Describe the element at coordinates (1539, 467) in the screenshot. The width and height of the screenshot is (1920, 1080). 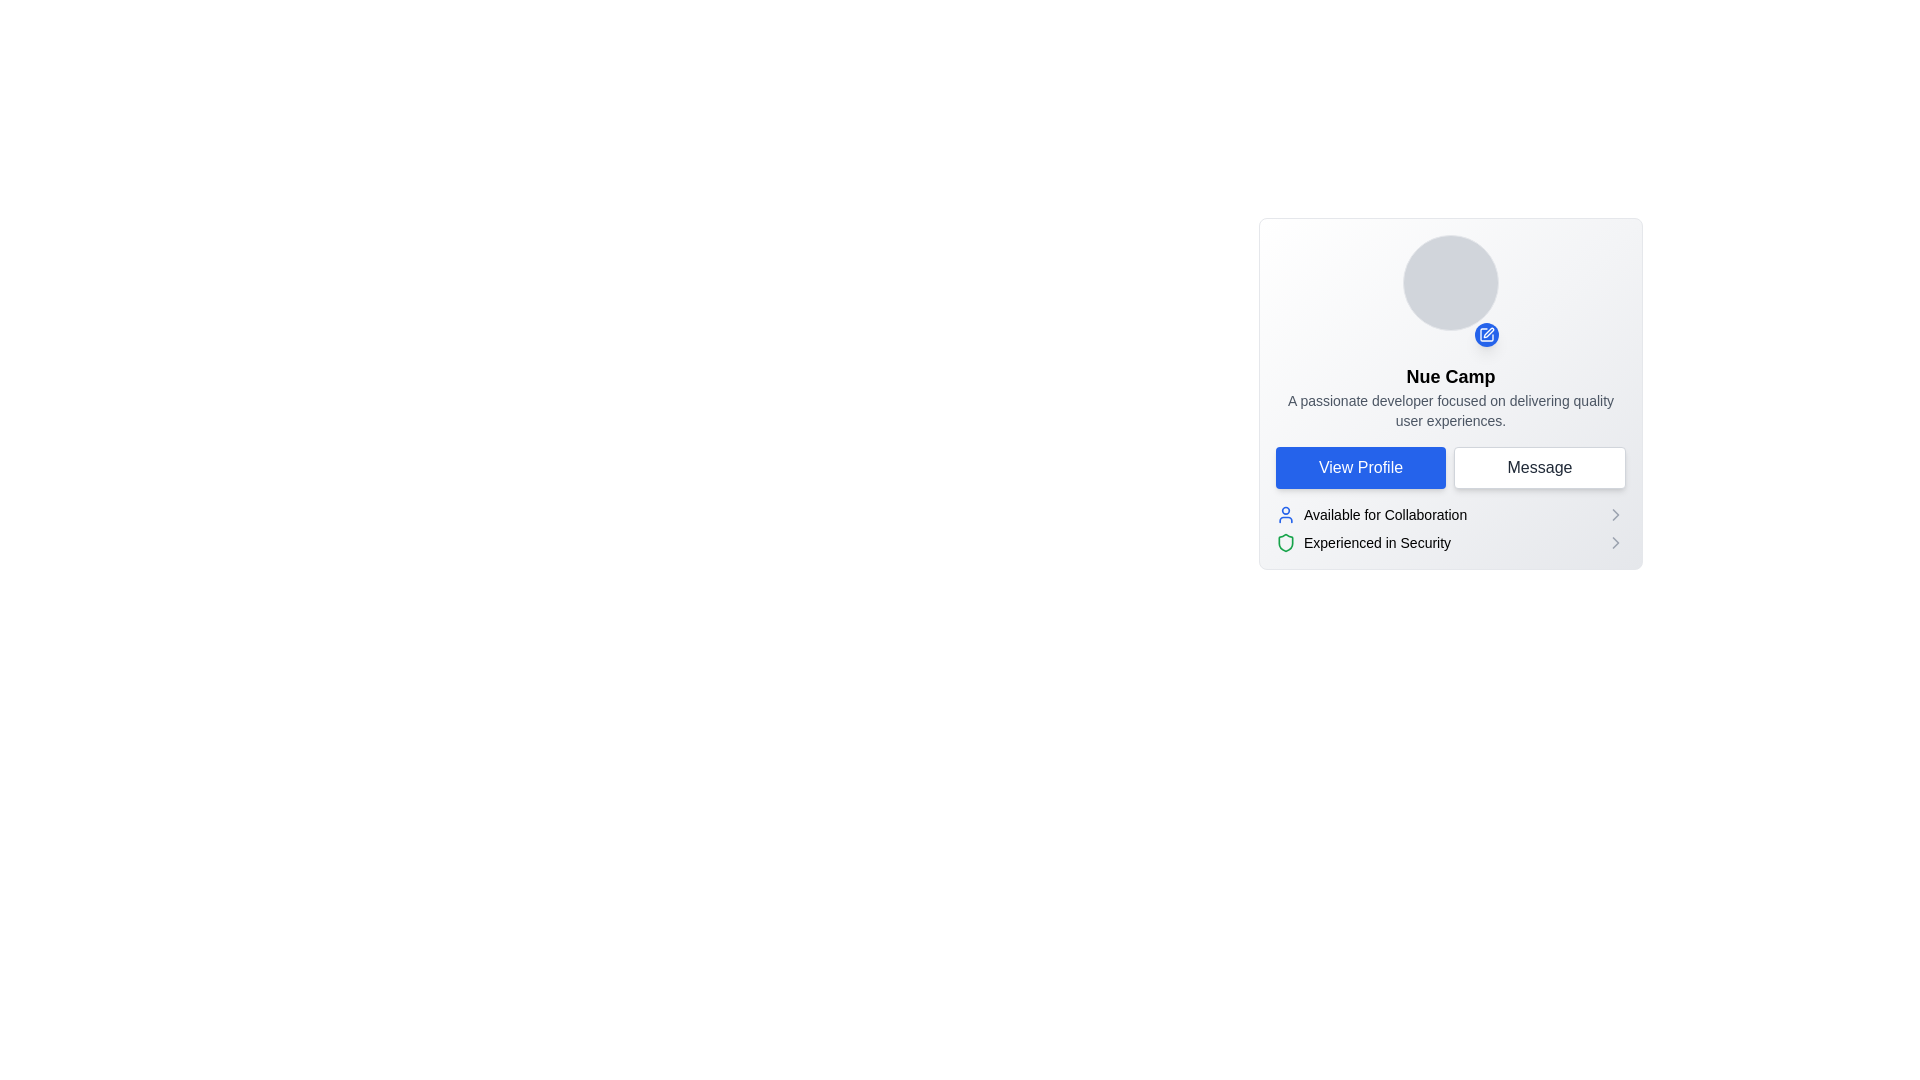
I see `the button that allows the user to send a message, which is the second button in a horizontal pair located below the profile information section` at that location.